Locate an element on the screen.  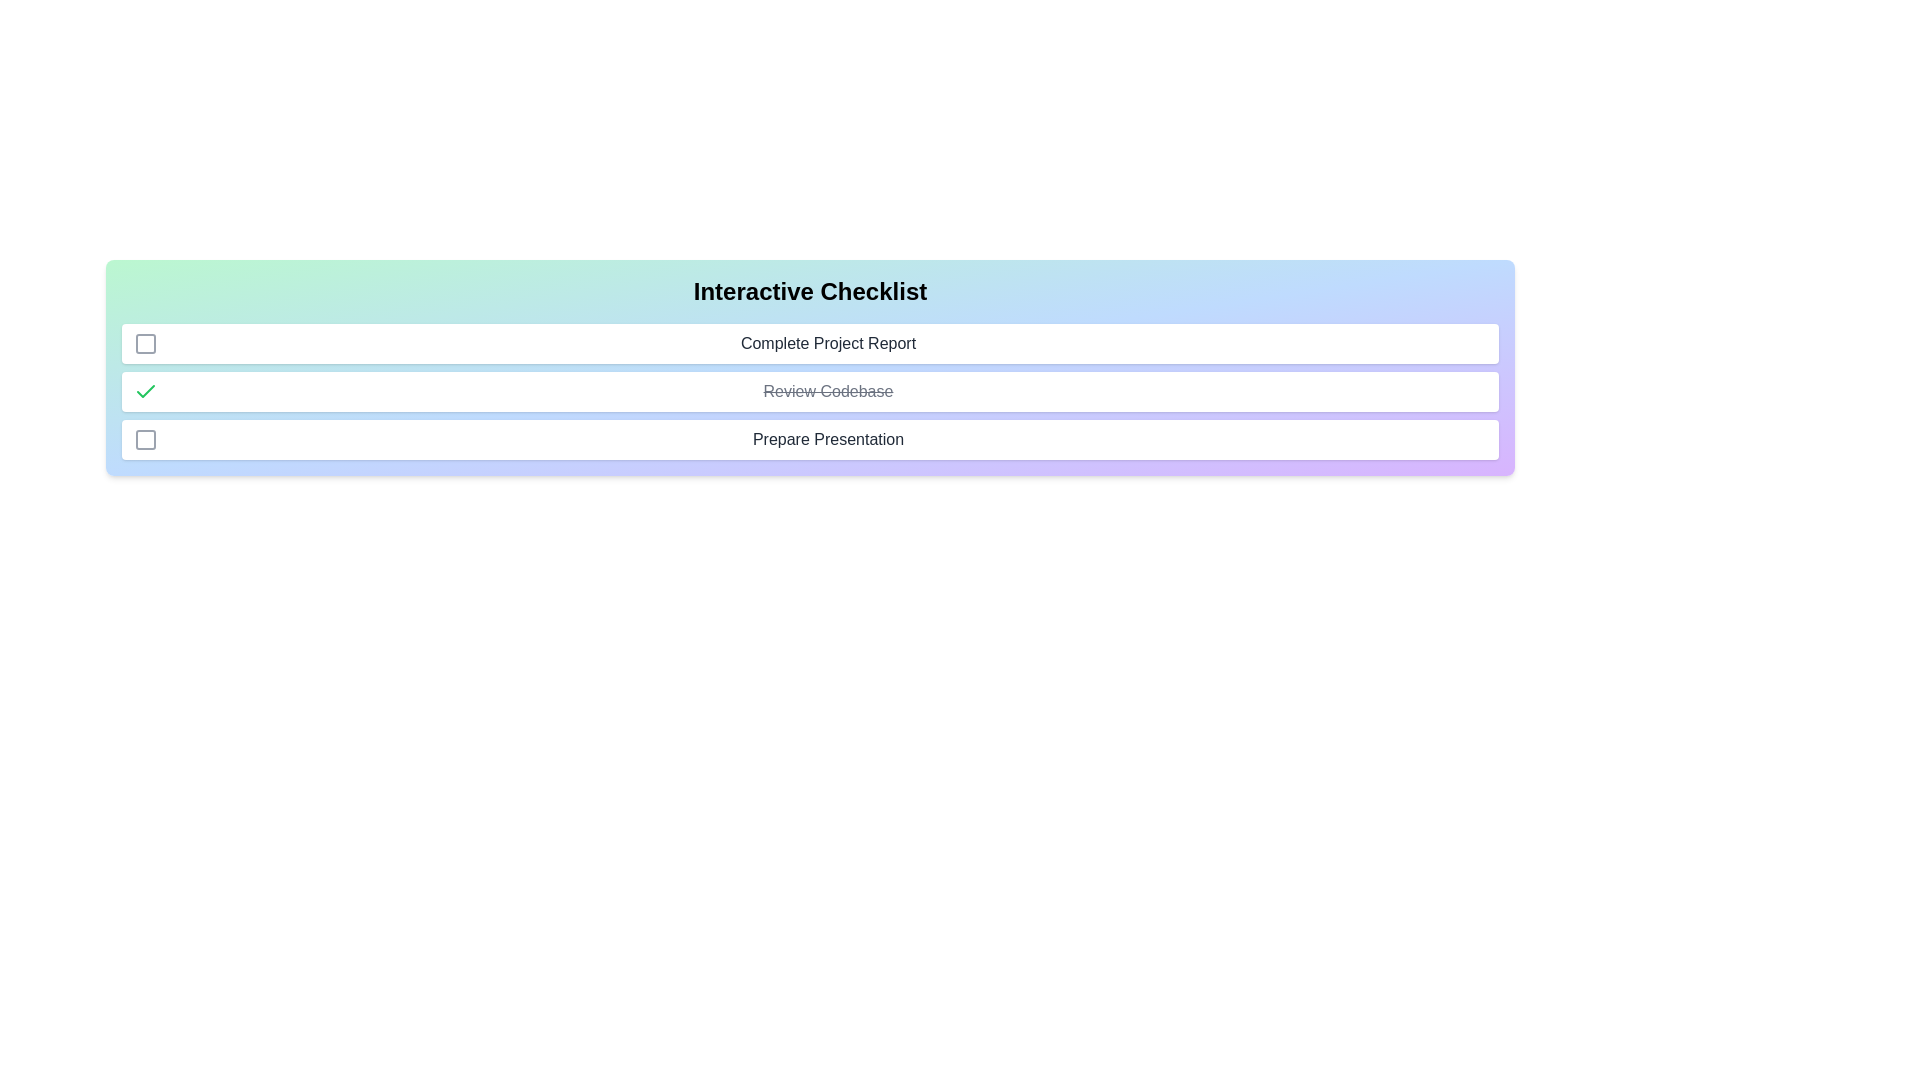
the label of the task Complete Project Report to focus or interact with it is located at coordinates (828, 342).